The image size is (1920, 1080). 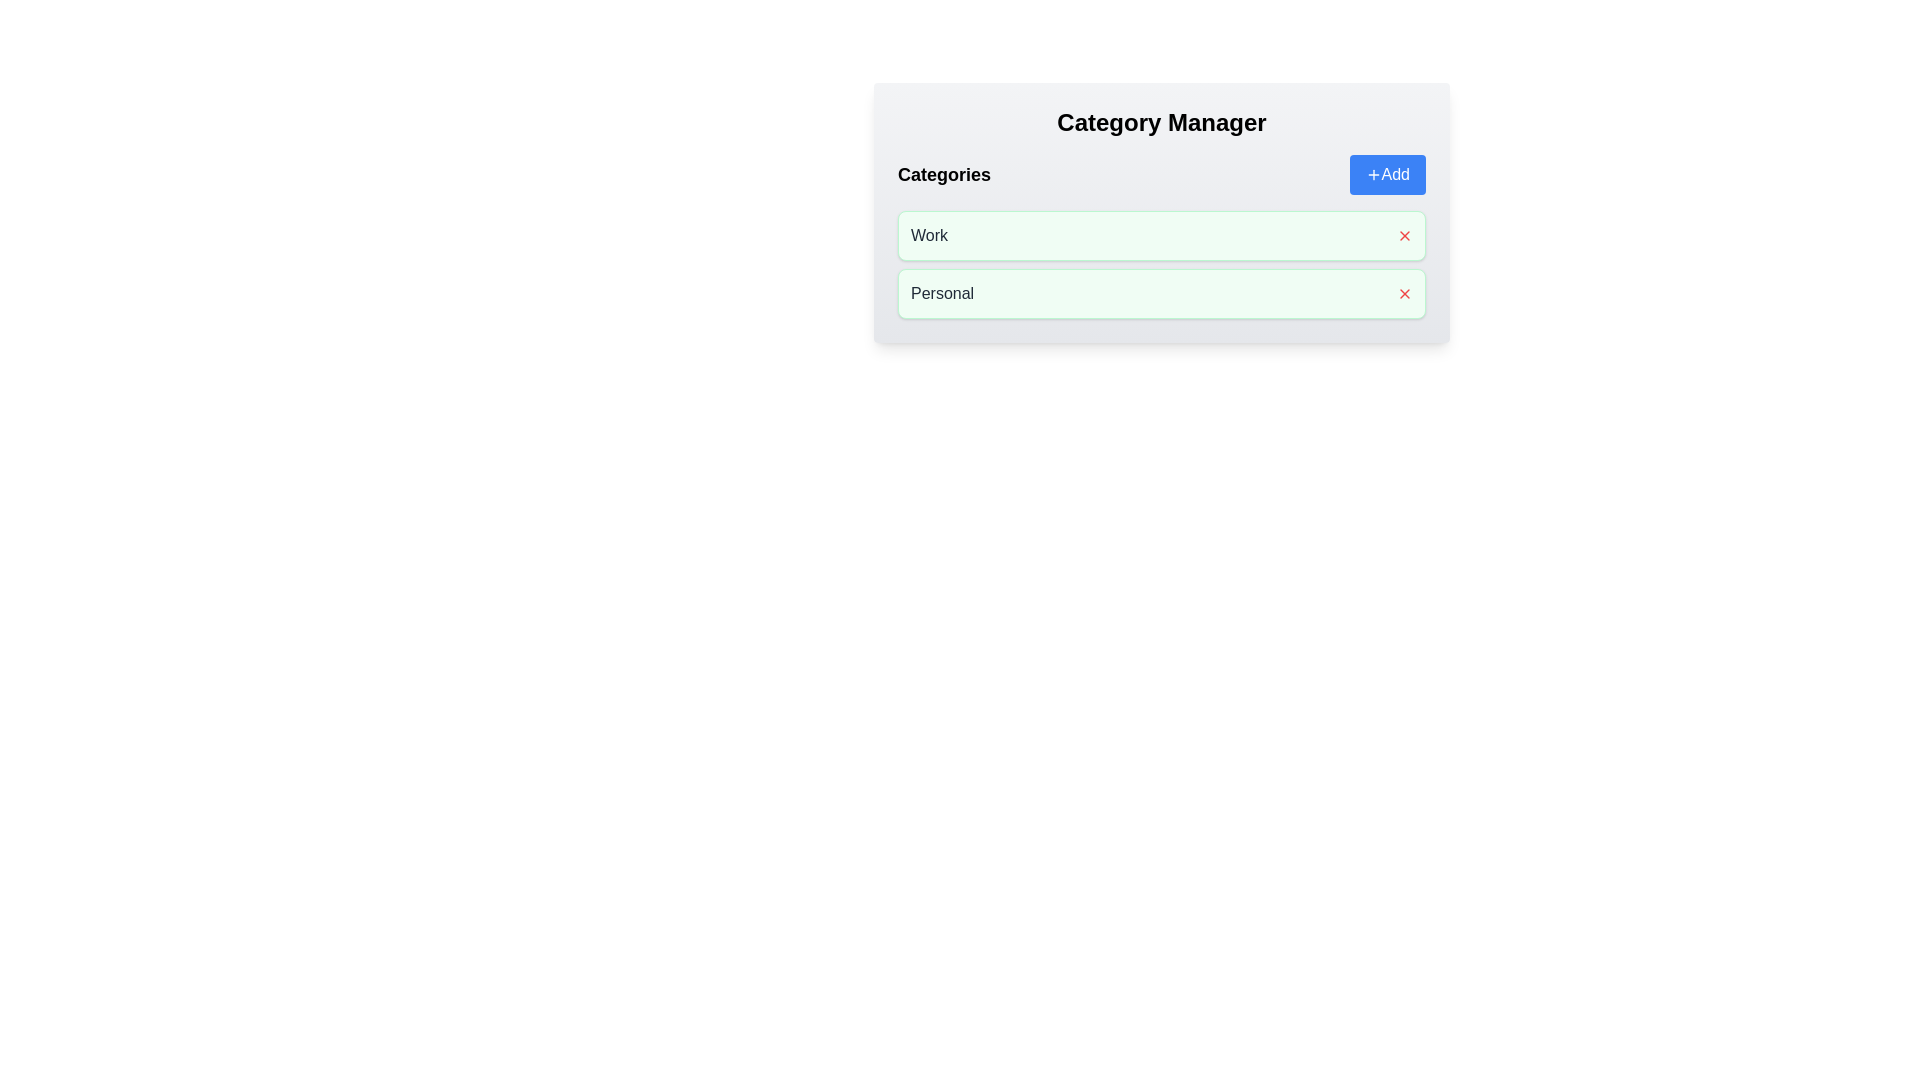 What do you see at coordinates (1404, 293) in the screenshot?
I see `deactivate button (red 'X') next to the category Personal` at bounding box center [1404, 293].